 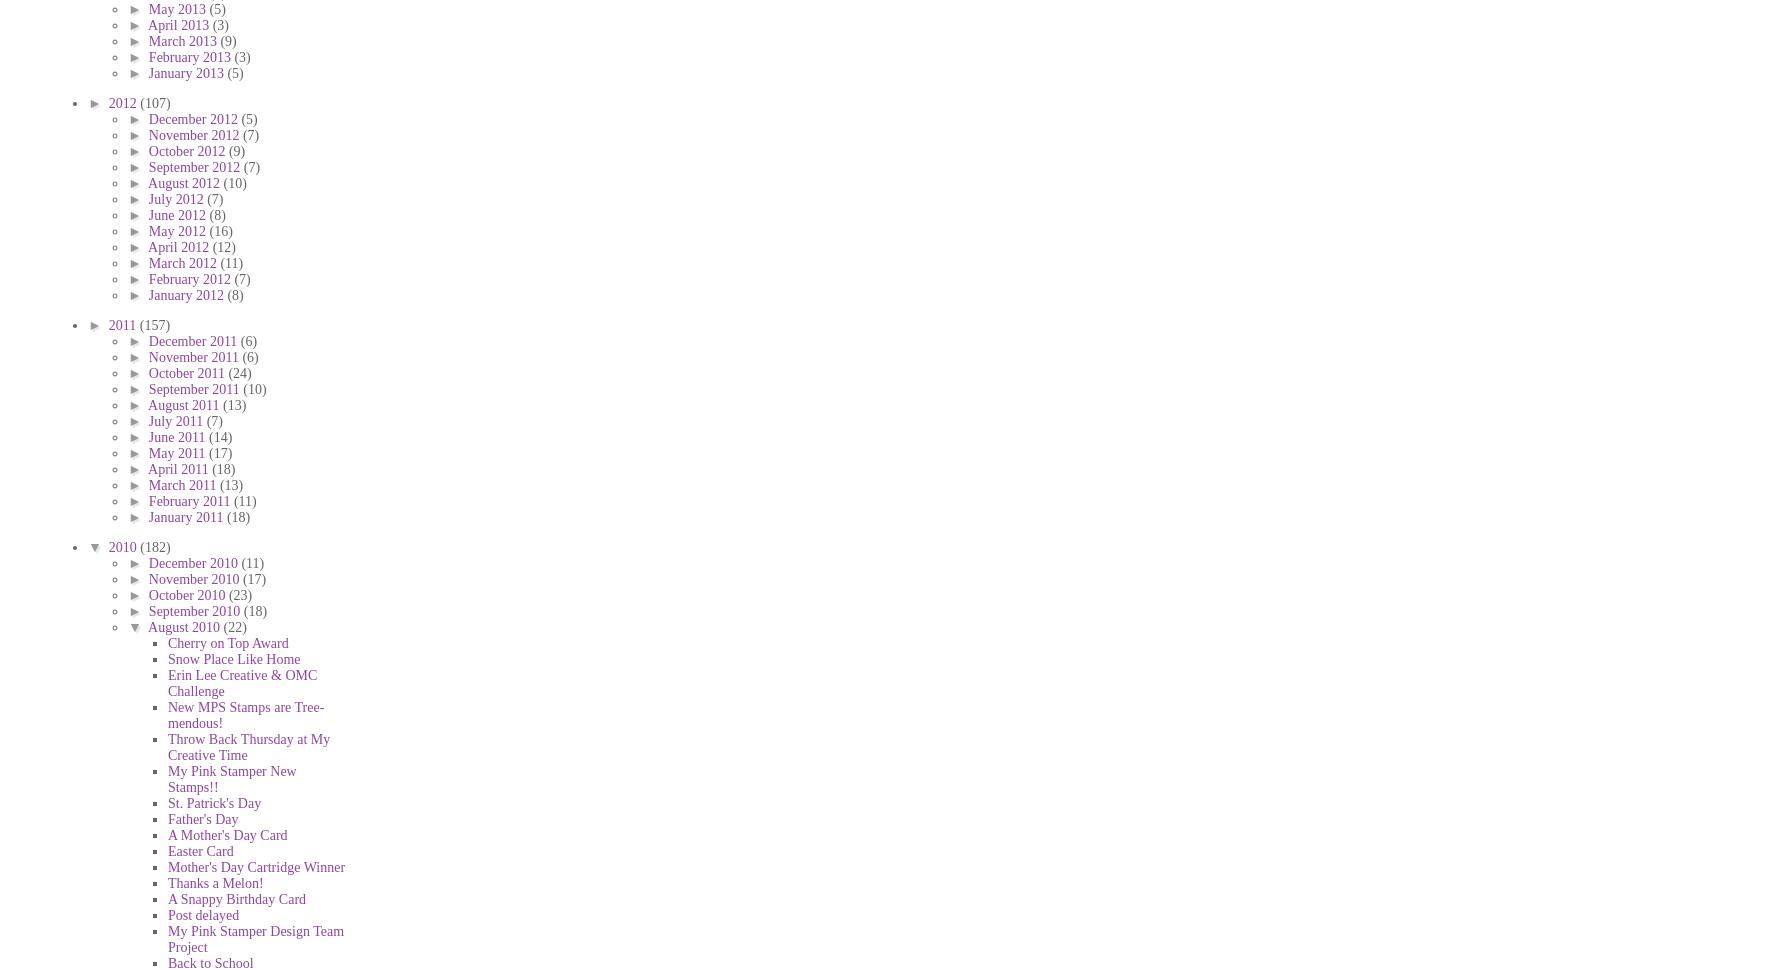 What do you see at coordinates (195, 134) in the screenshot?
I see `'November 2012'` at bounding box center [195, 134].